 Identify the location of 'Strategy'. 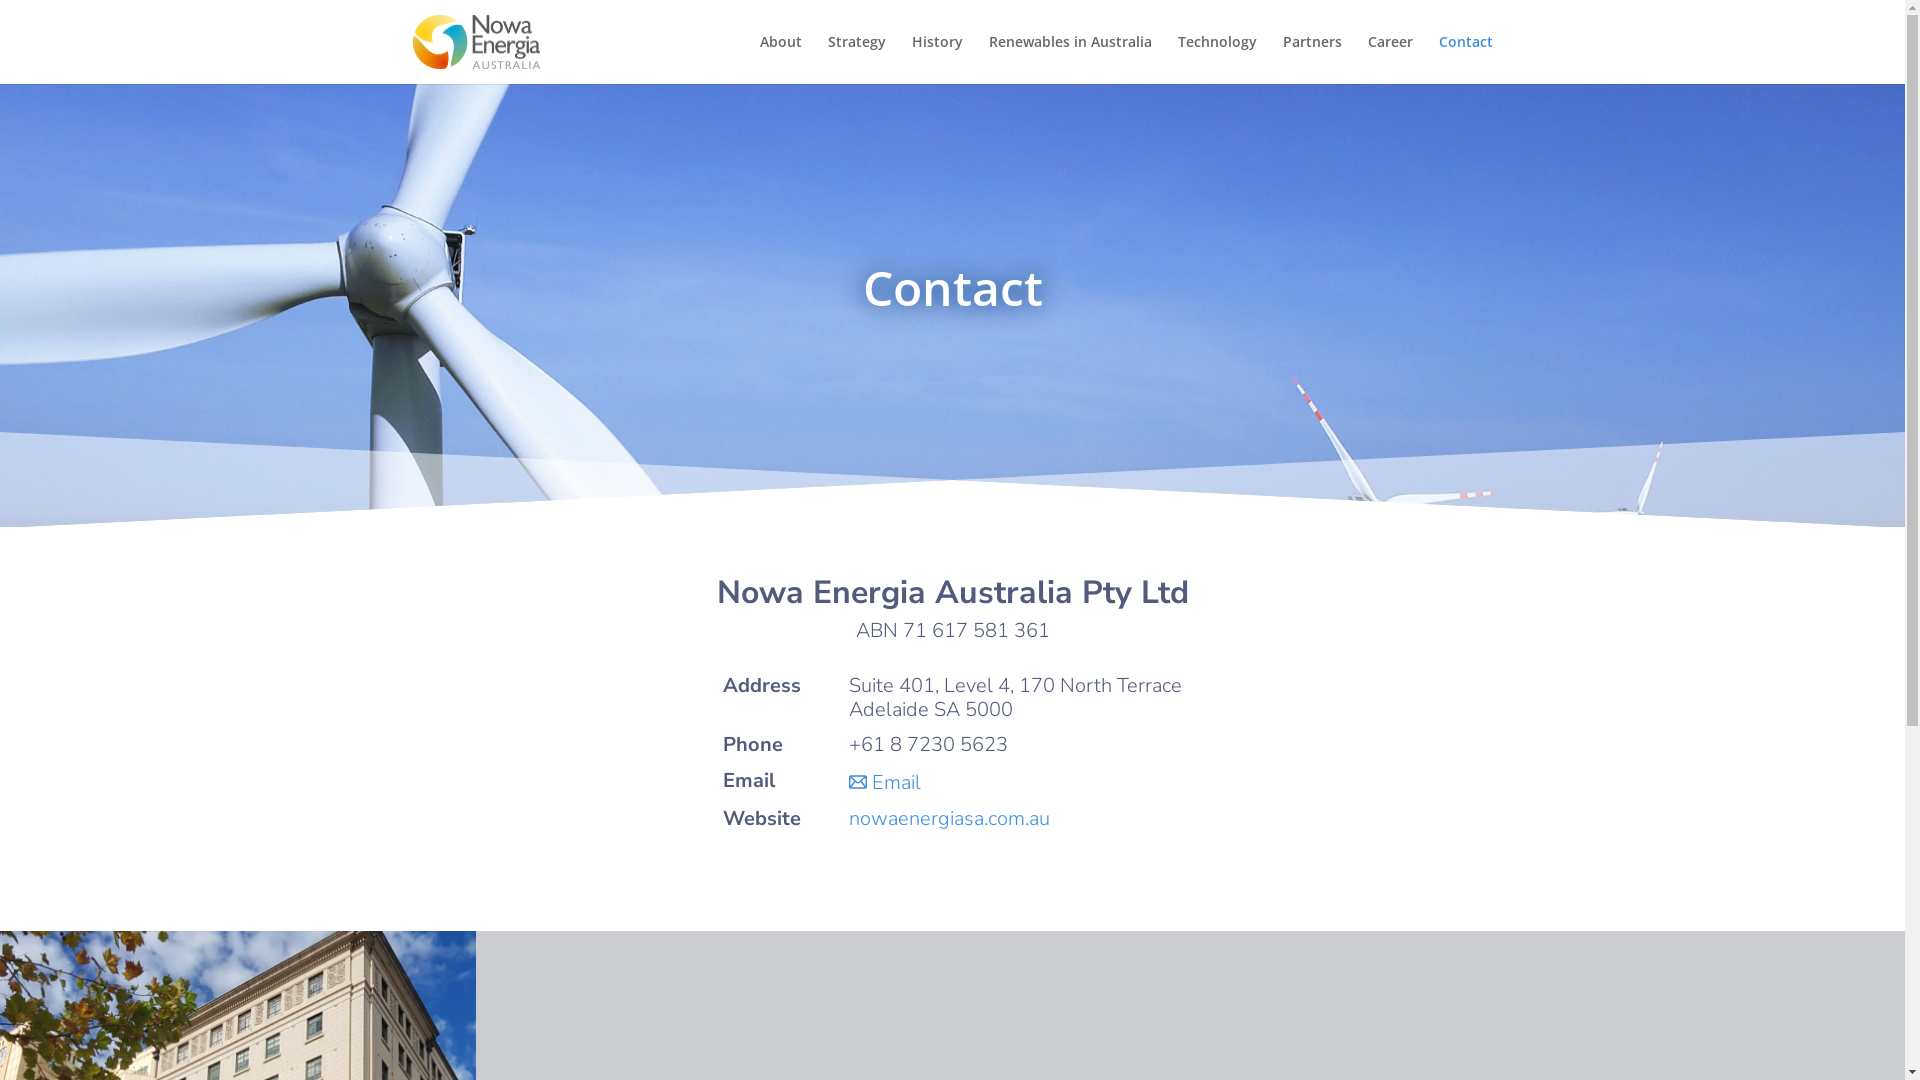
(828, 58).